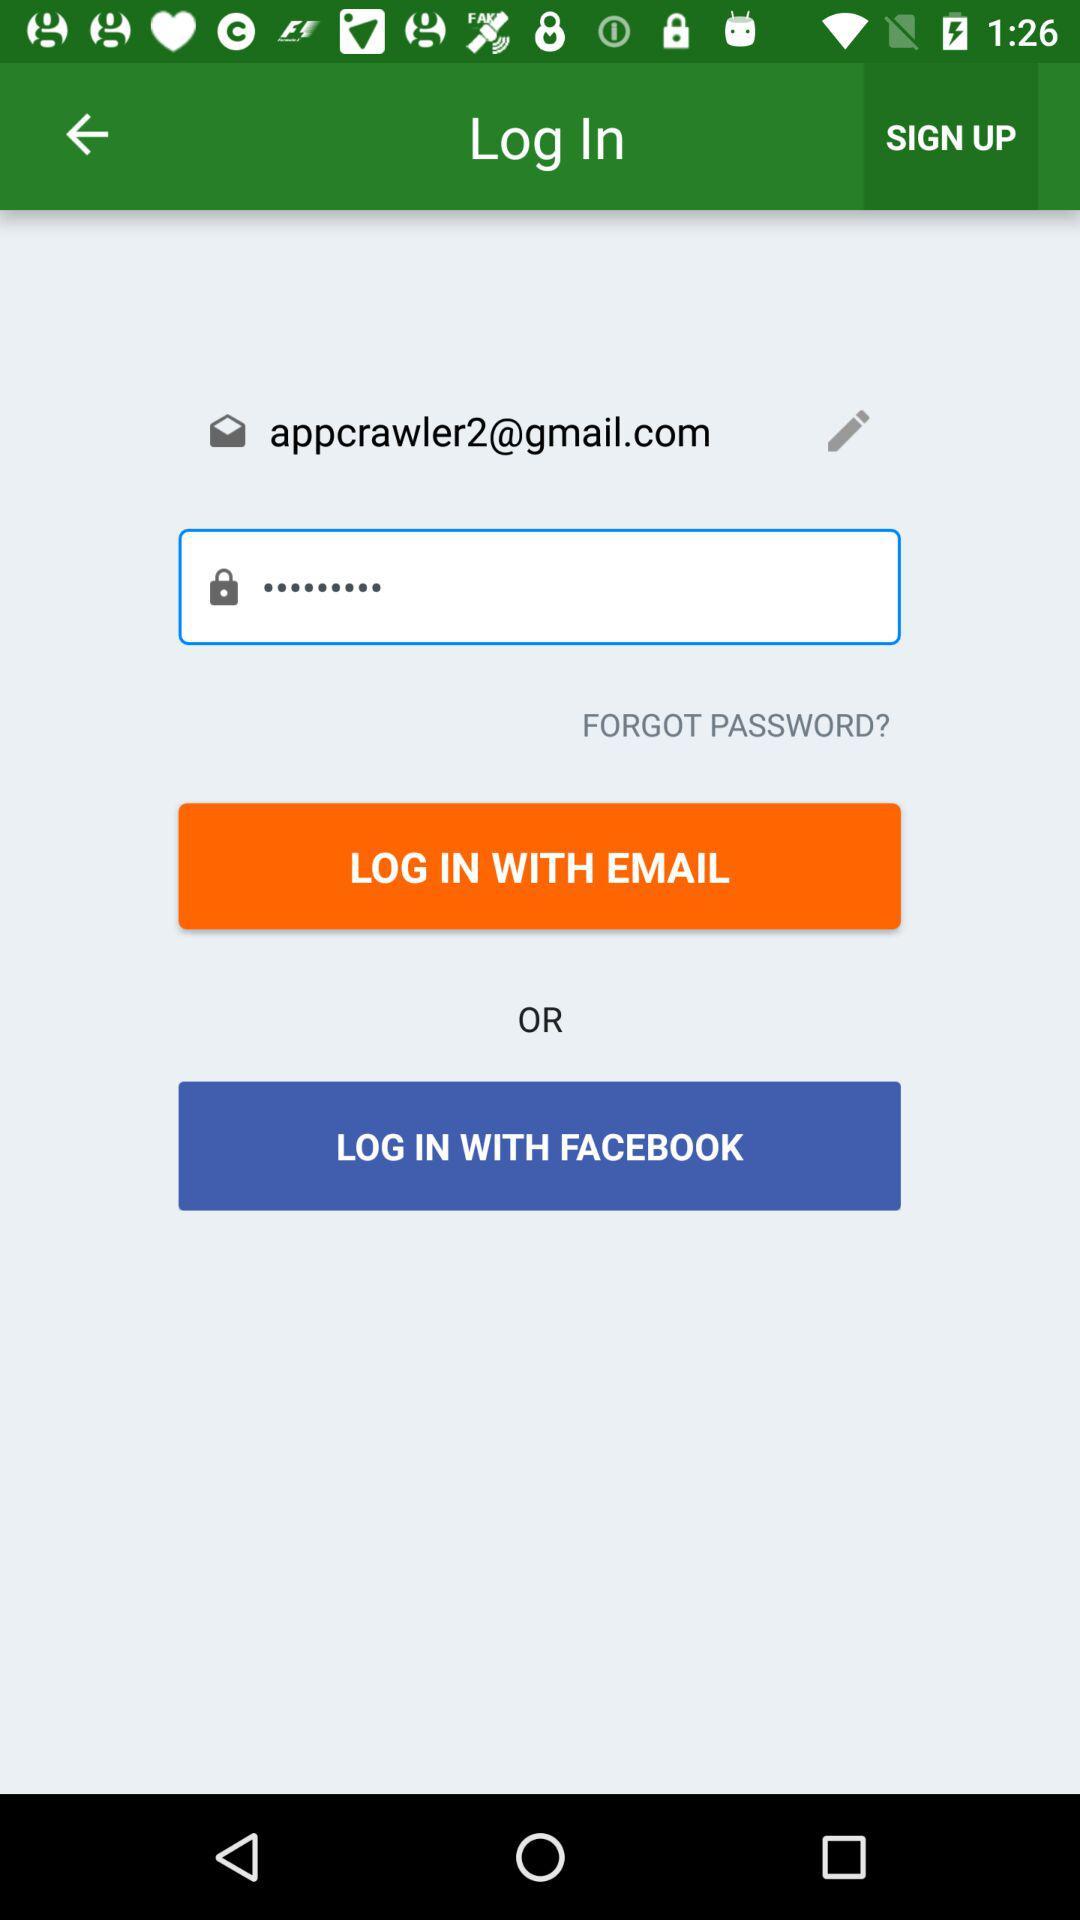  I want to click on item next to the sign up icon, so click(113, 133).